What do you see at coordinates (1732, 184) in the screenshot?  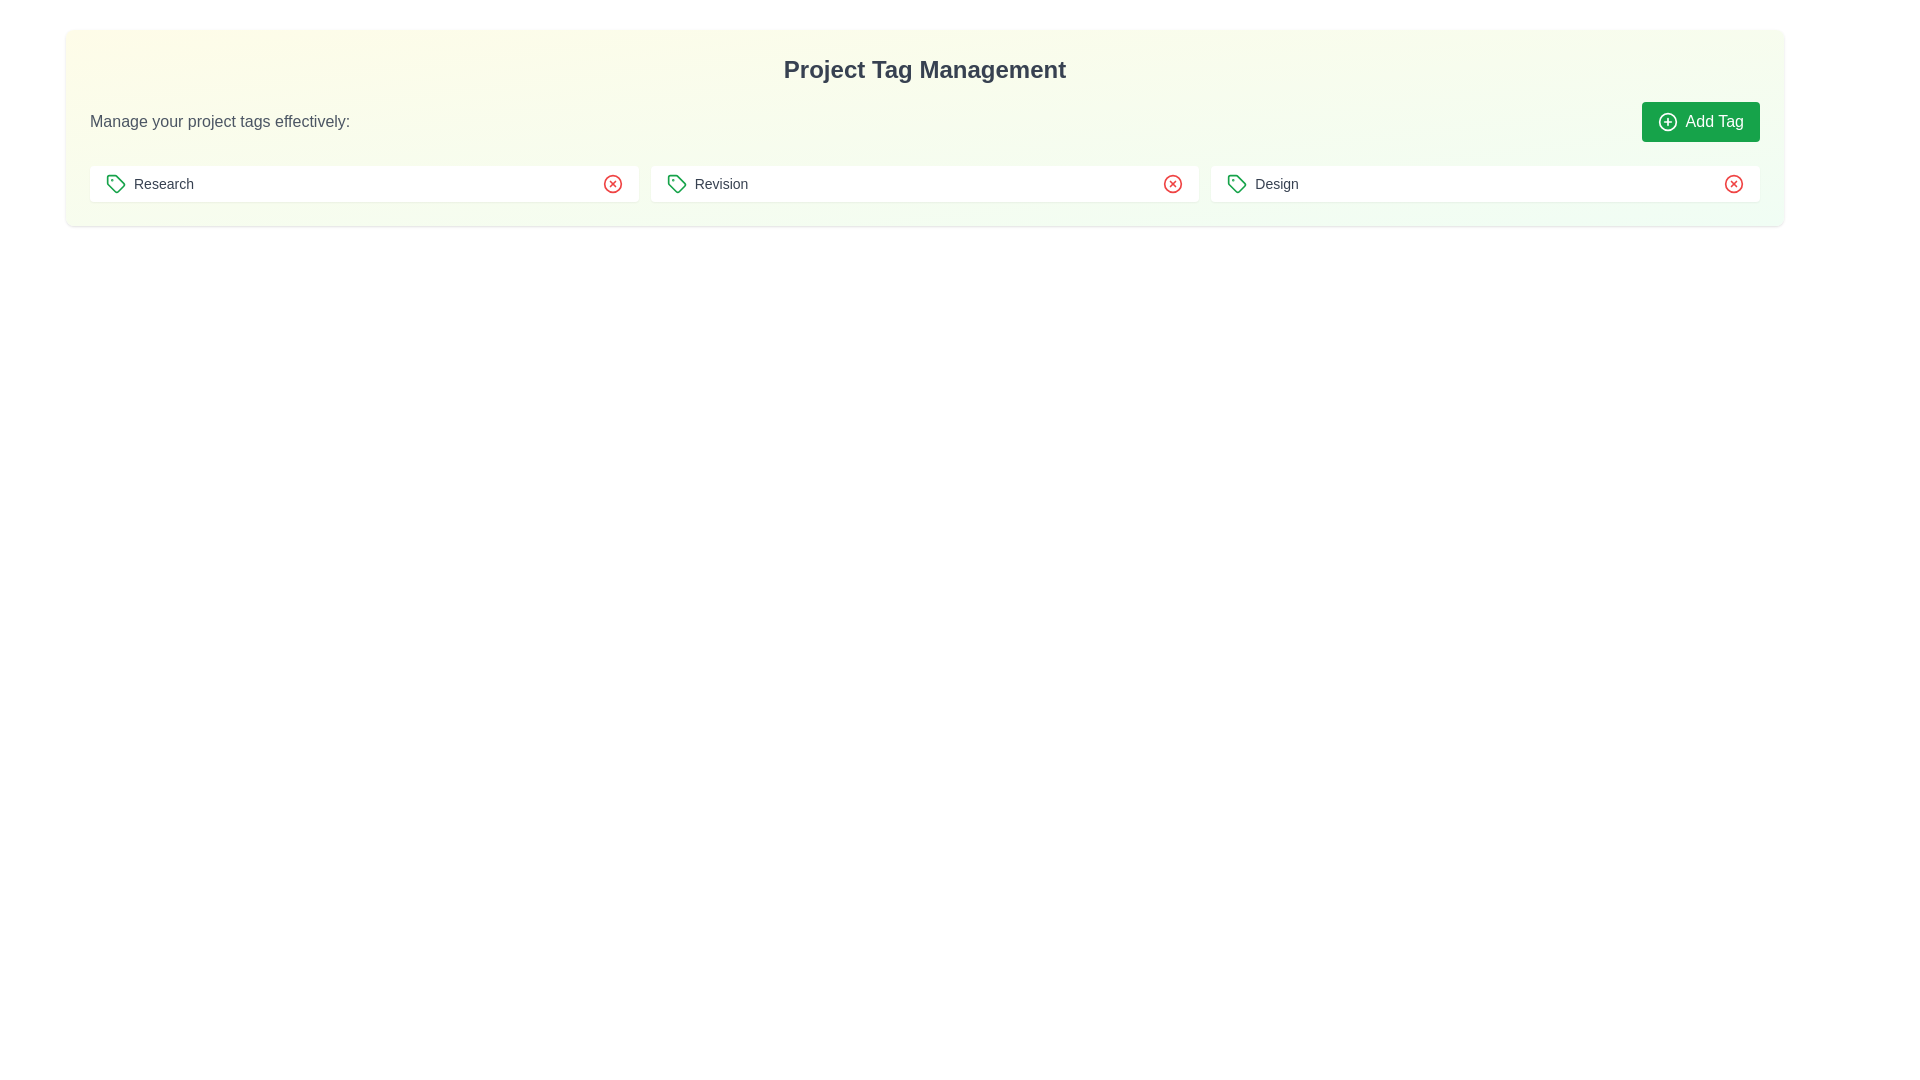 I see `the delete button for the category 'Design' located at the far-right end of the top bar` at bounding box center [1732, 184].